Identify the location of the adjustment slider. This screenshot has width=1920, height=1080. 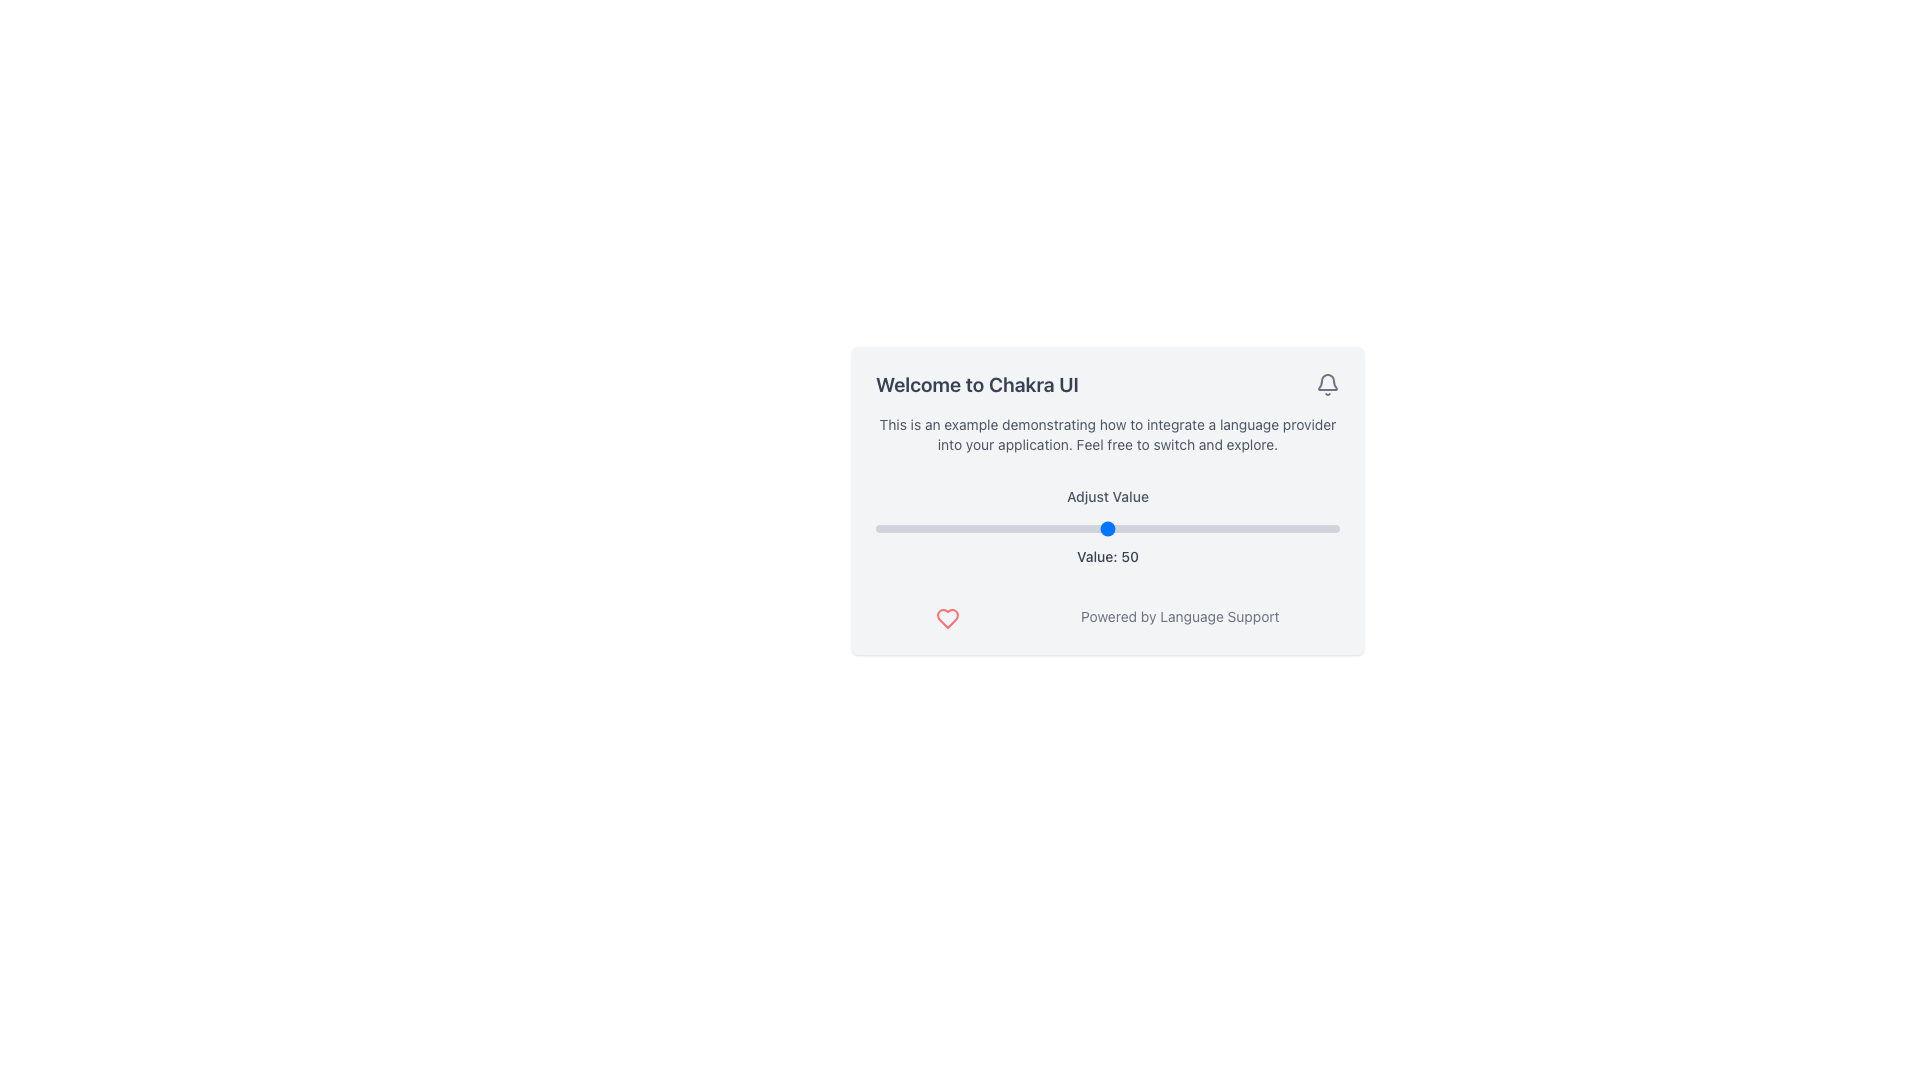
(992, 527).